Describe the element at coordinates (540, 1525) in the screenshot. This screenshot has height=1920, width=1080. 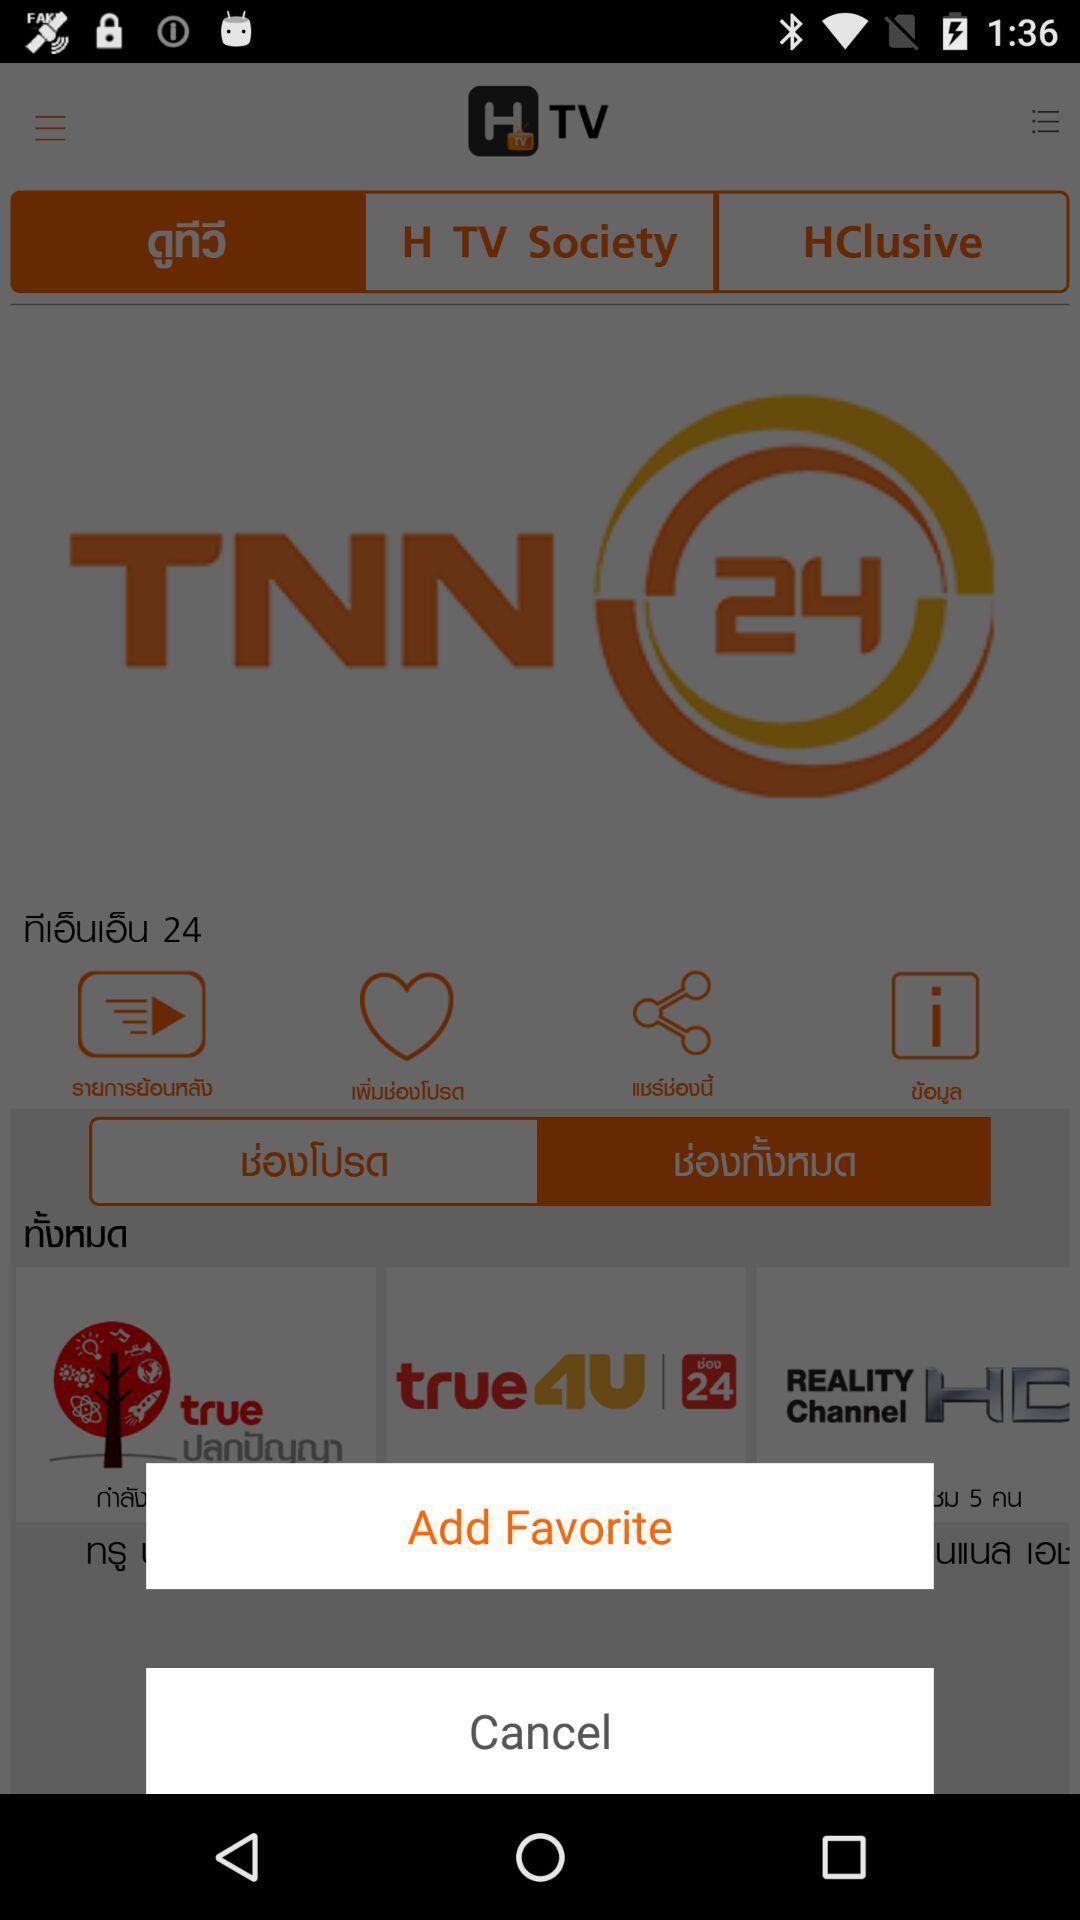
I see `add favorite button` at that location.